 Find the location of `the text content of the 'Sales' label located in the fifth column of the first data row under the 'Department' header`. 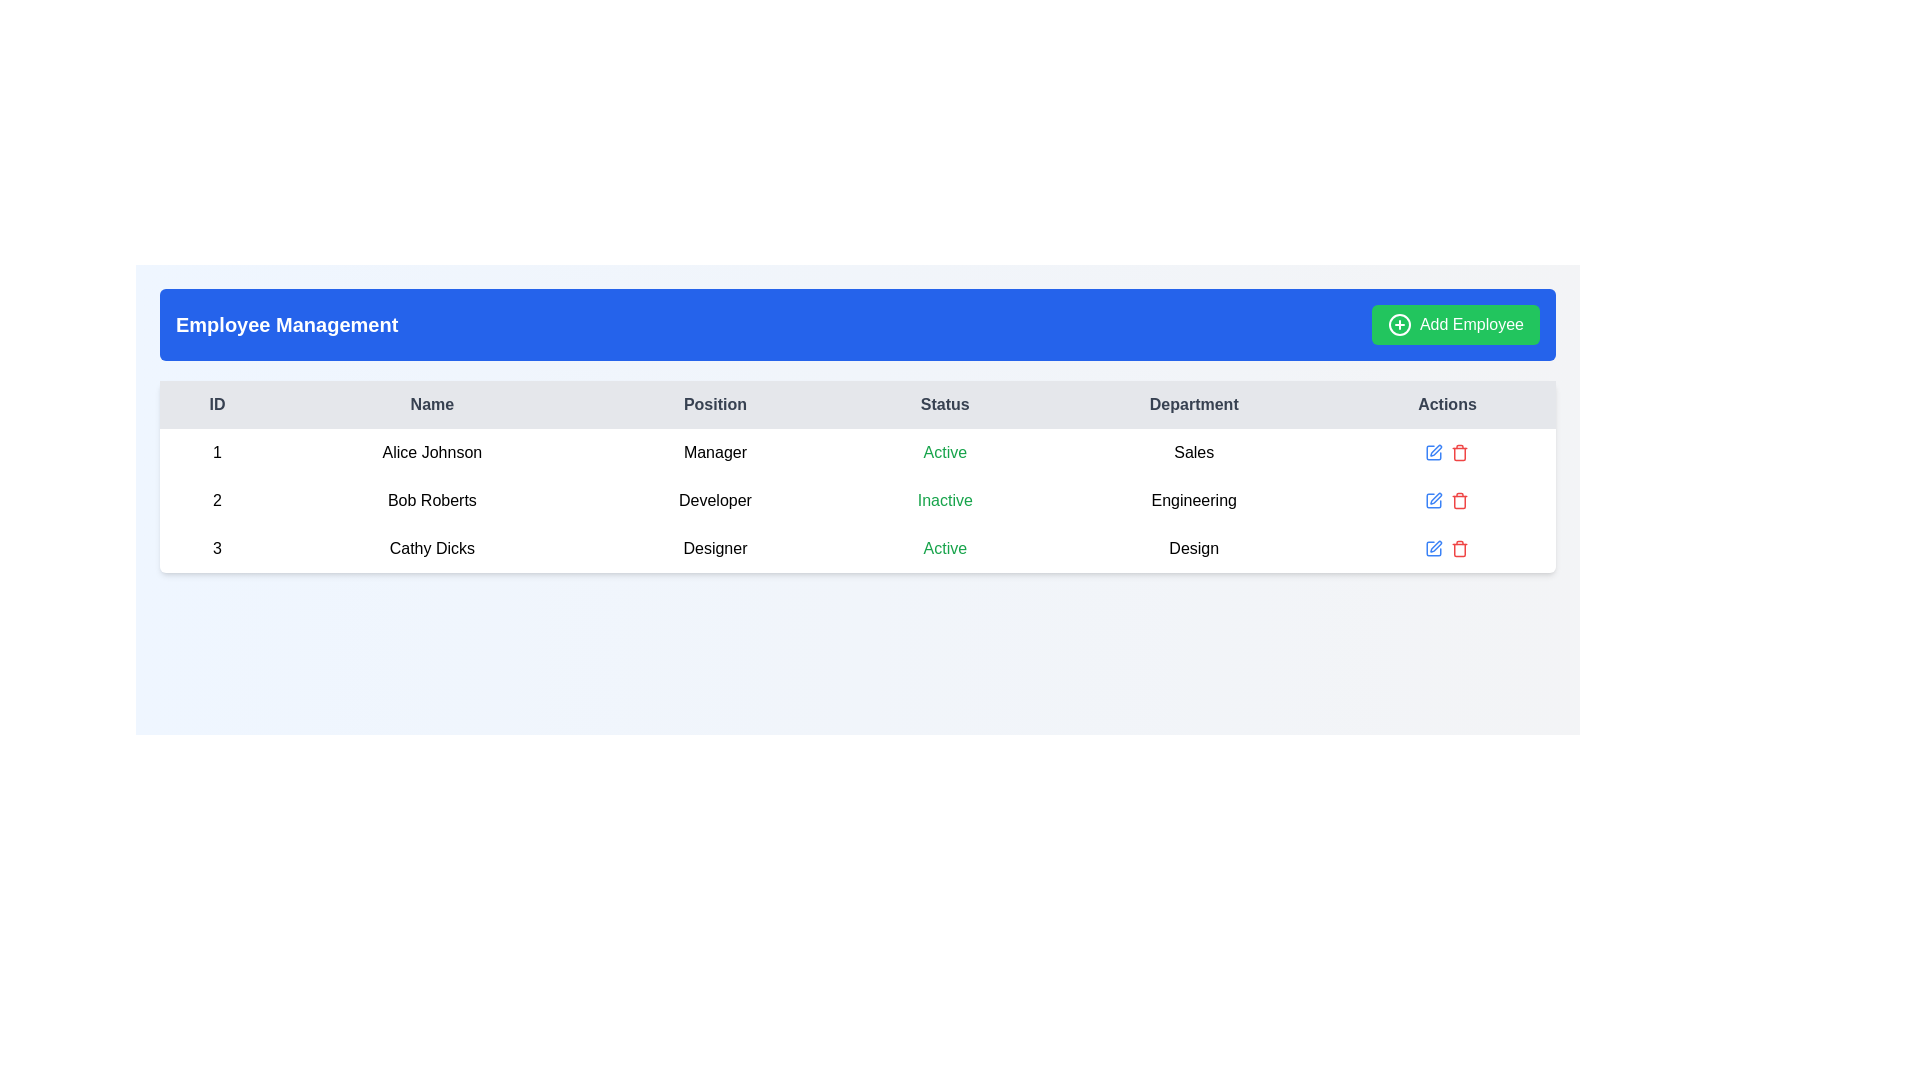

the text content of the 'Sales' label located in the fifth column of the first data row under the 'Department' header is located at coordinates (1194, 452).